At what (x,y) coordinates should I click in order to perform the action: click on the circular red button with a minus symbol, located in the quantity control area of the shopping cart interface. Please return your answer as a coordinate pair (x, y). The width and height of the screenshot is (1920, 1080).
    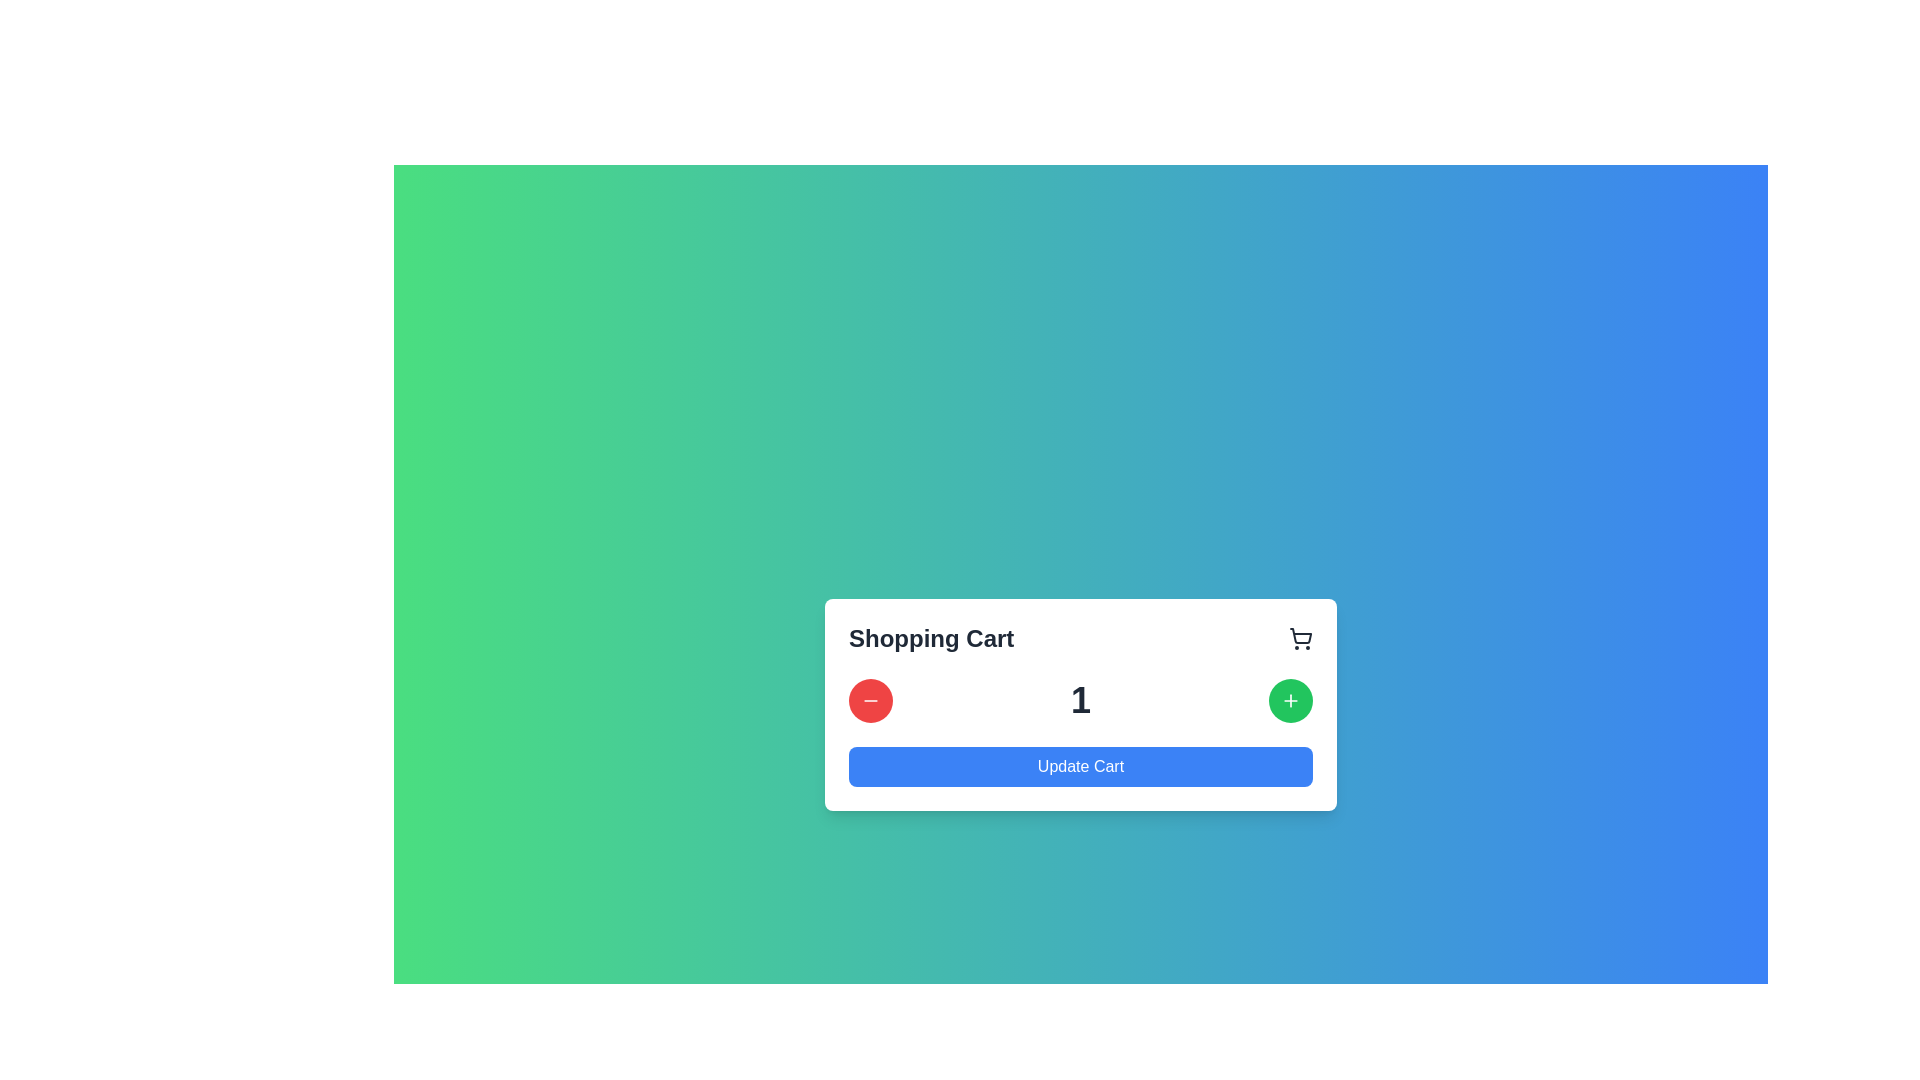
    Looking at the image, I should click on (870, 700).